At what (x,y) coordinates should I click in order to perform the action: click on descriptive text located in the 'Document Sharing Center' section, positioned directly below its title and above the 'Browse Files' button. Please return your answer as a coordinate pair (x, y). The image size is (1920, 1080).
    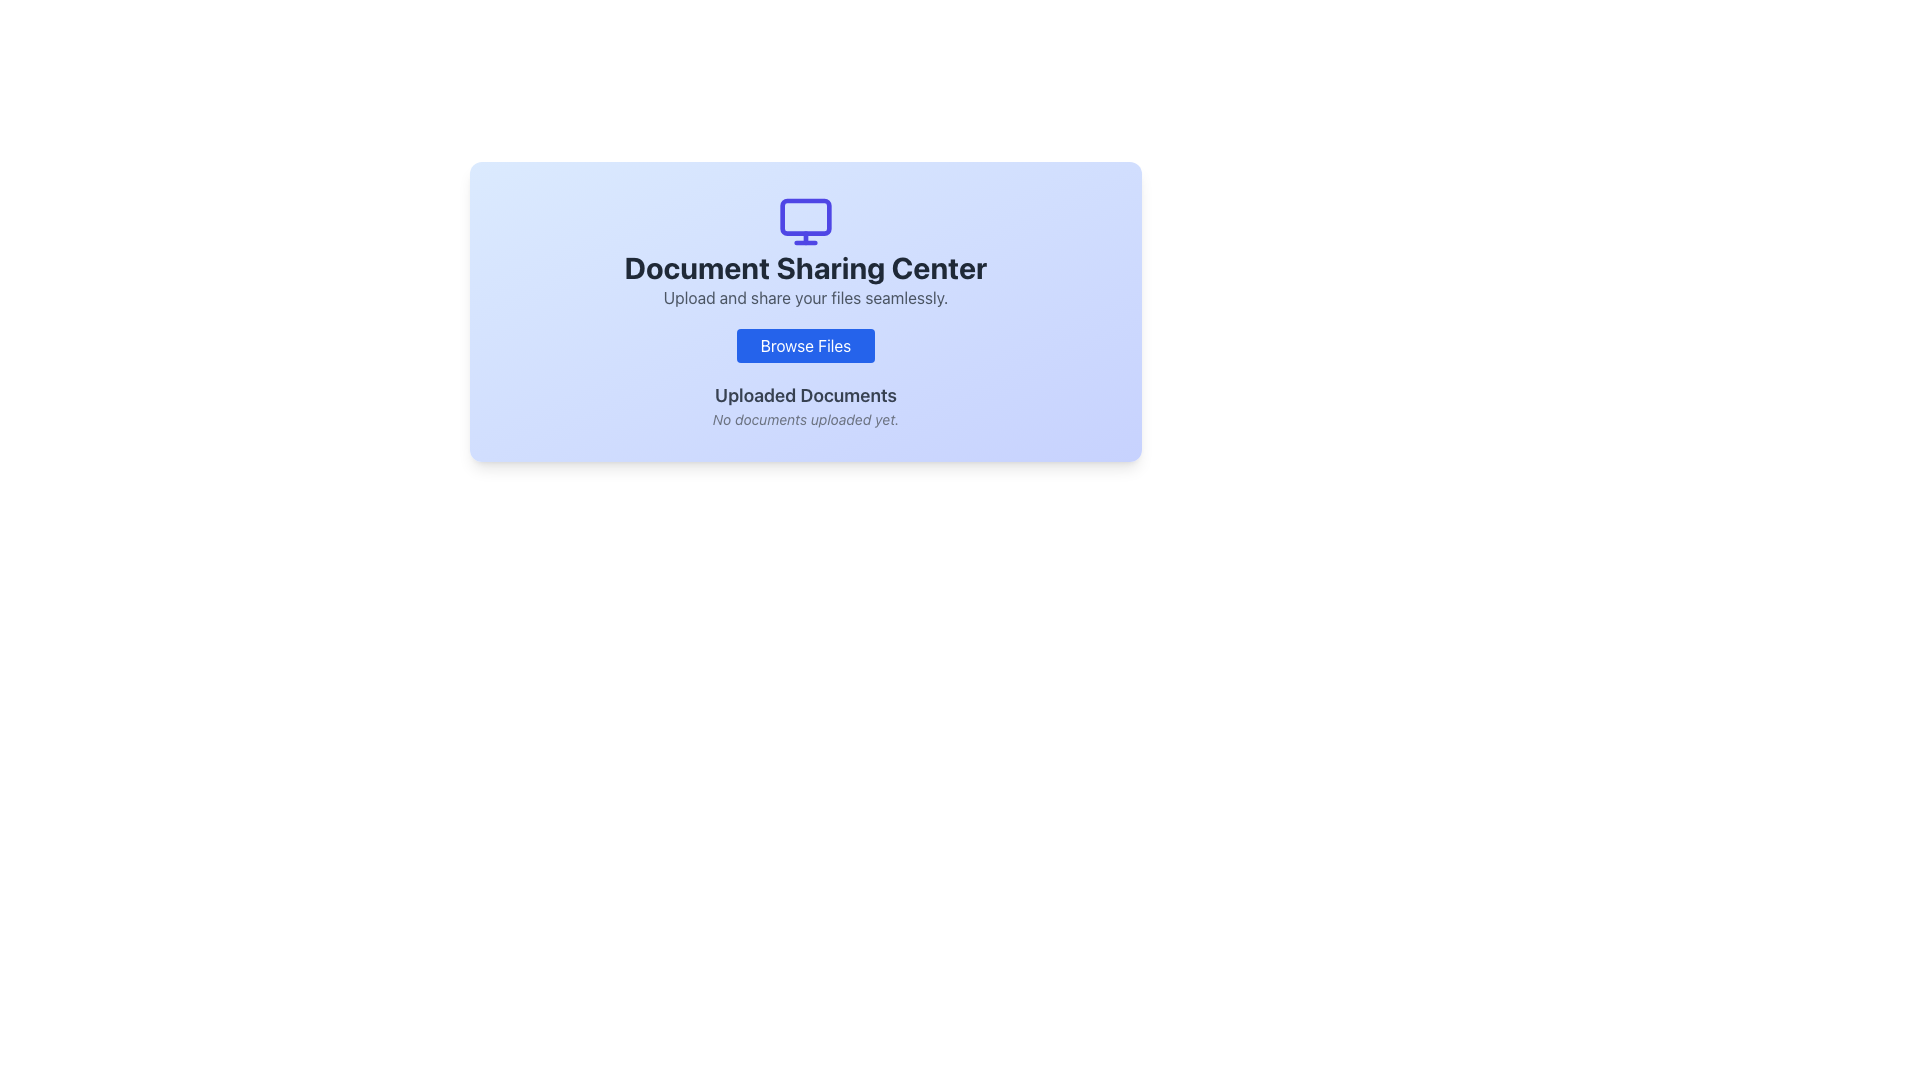
    Looking at the image, I should click on (806, 297).